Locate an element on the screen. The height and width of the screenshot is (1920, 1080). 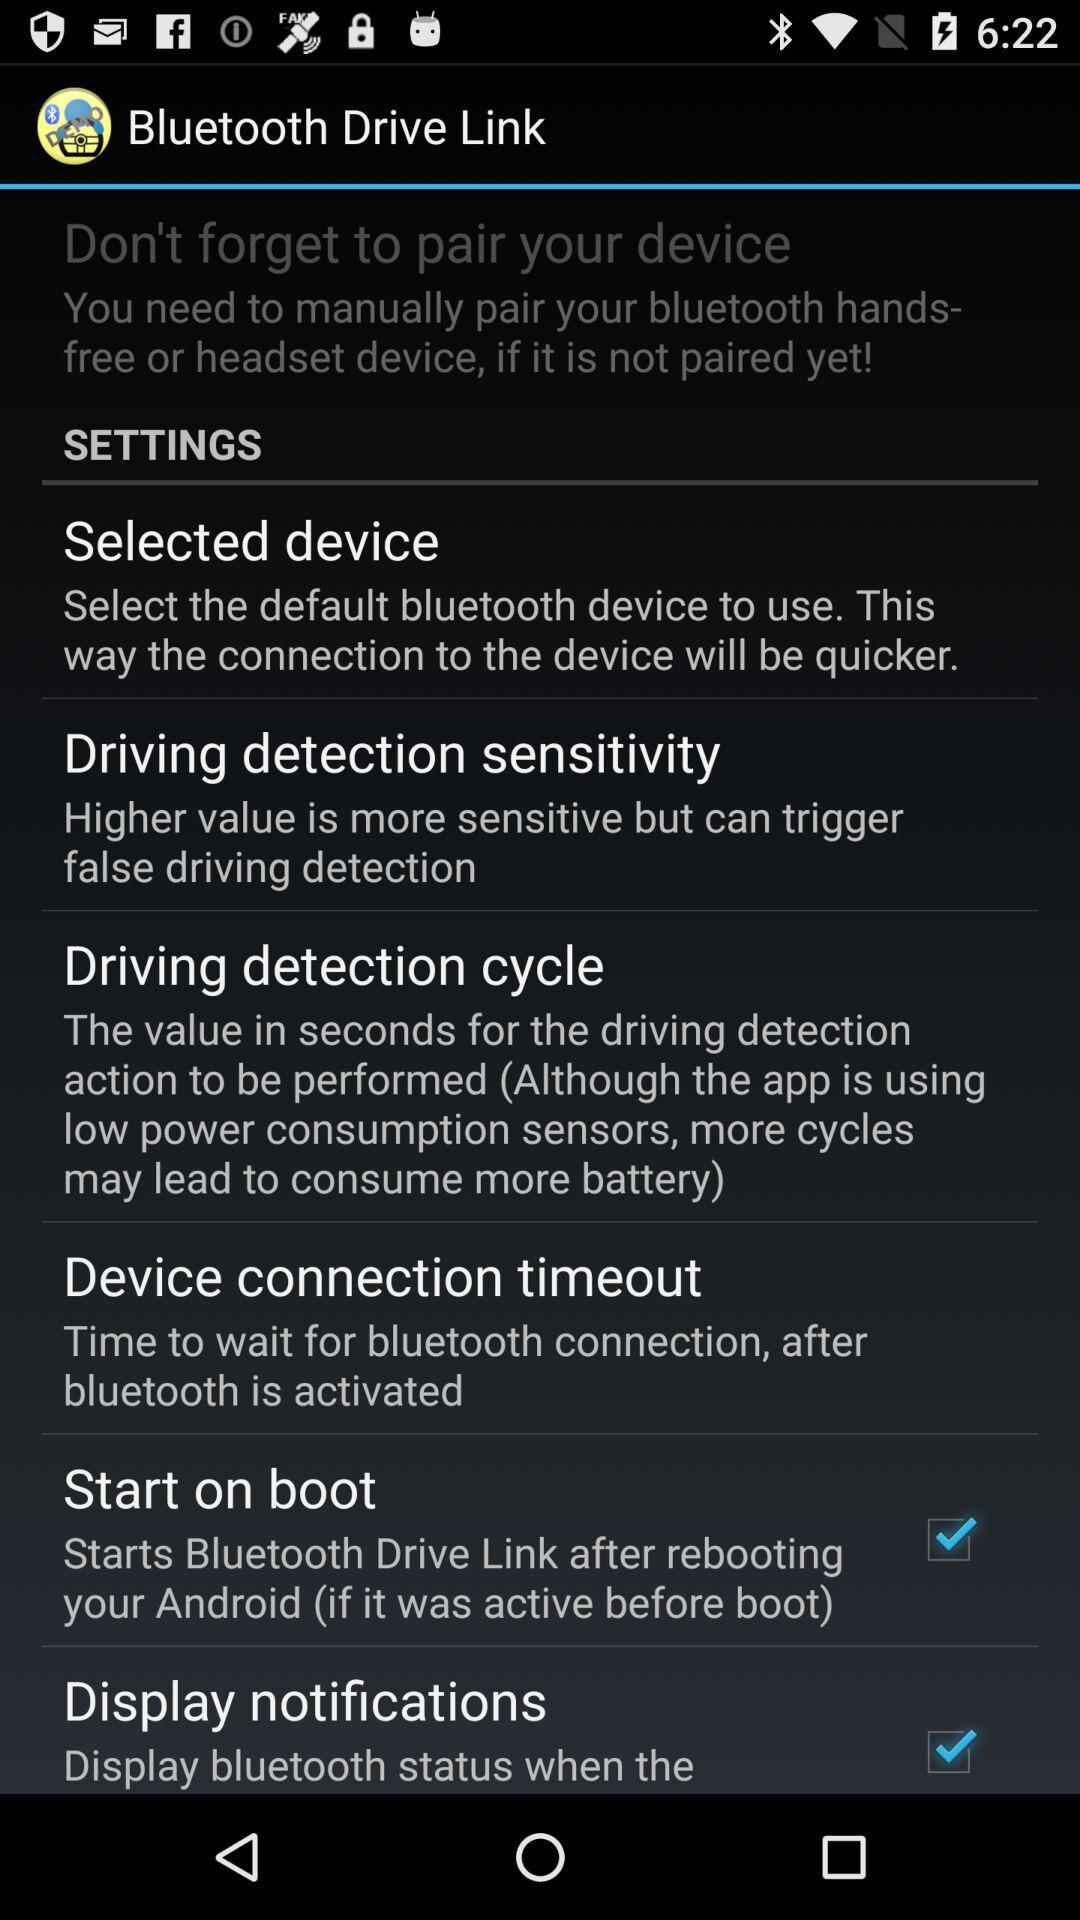
the app below selected device item is located at coordinates (525, 627).